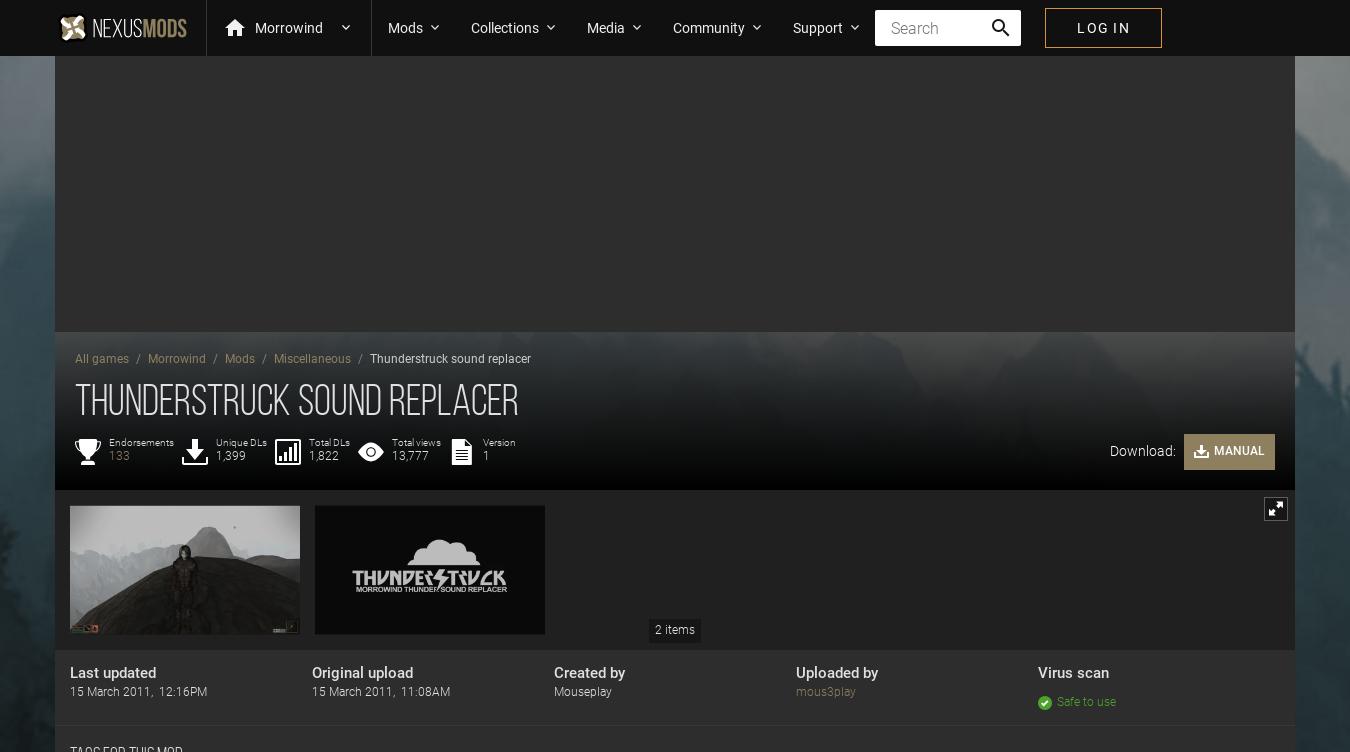 The height and width of the screenshot is (752, 1350). I want to click on '133', so click(119, 455).